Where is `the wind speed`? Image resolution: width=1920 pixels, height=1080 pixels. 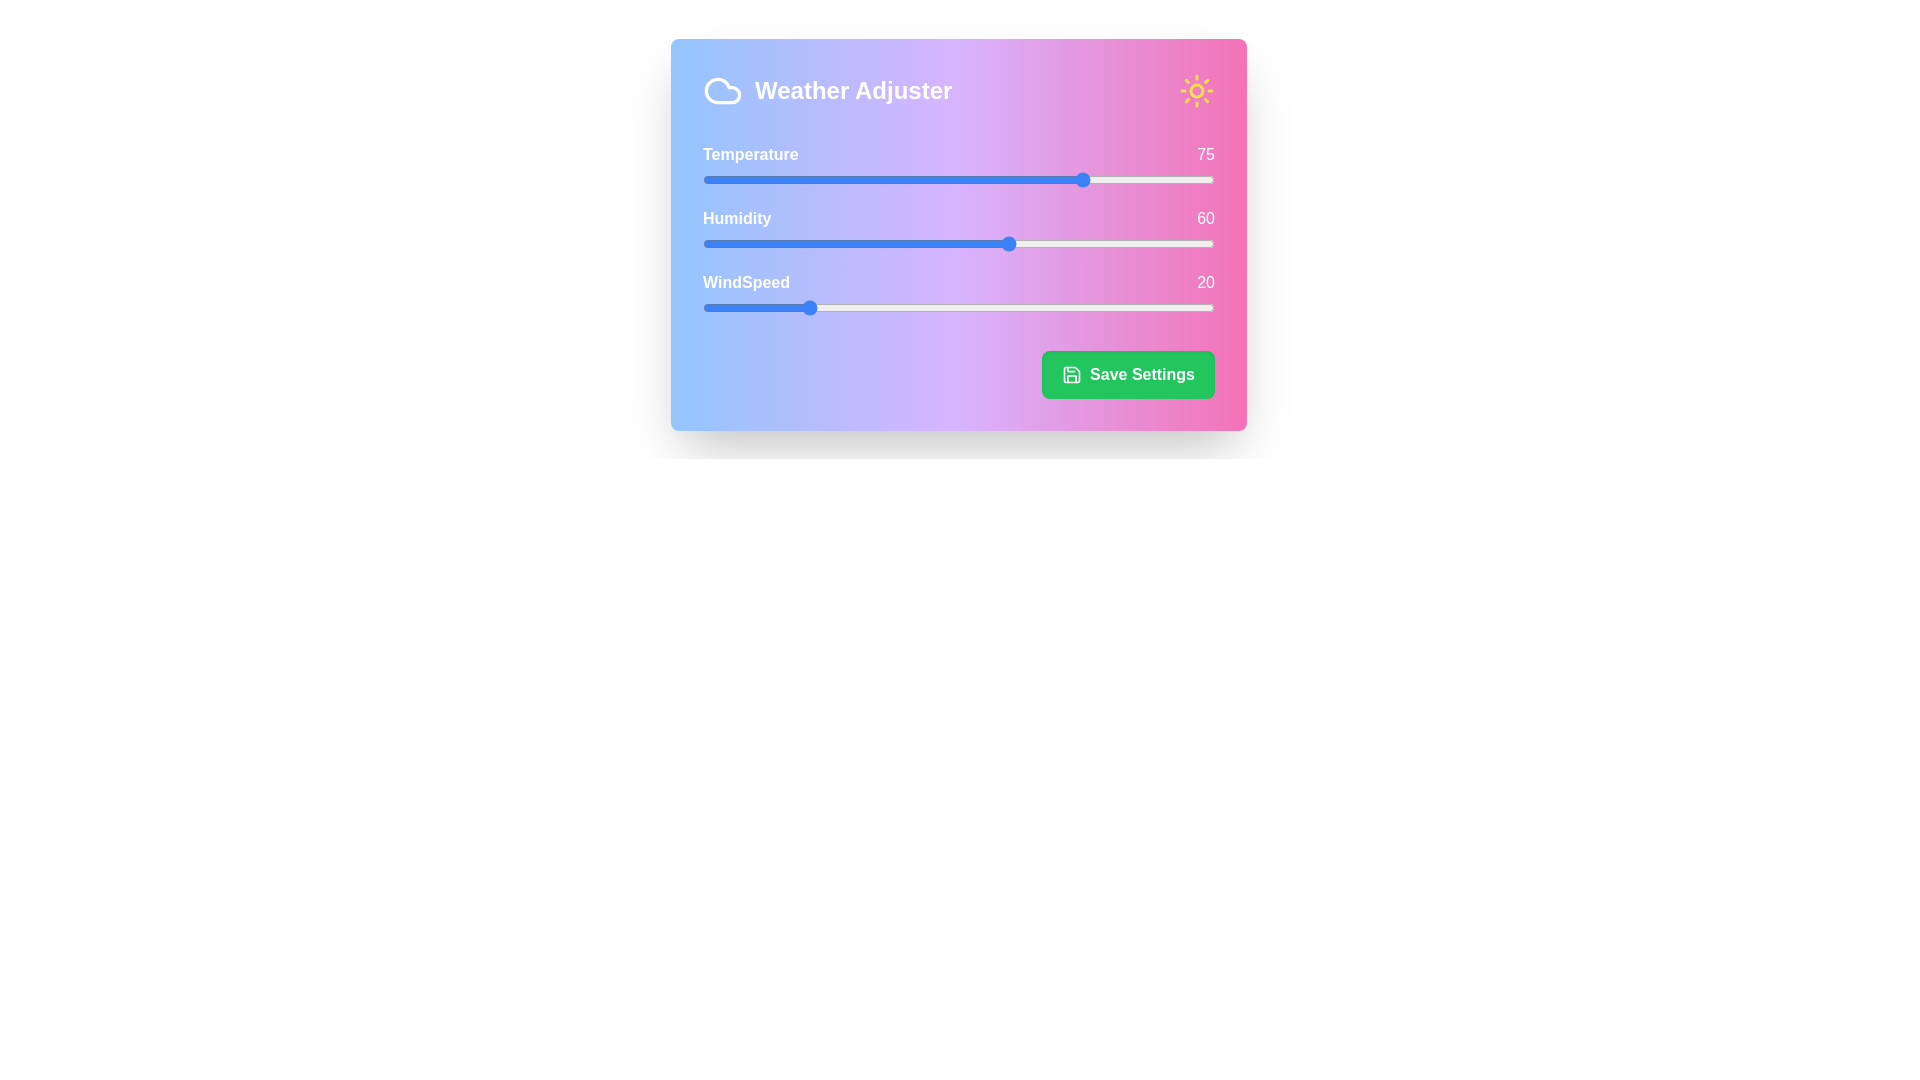 the wind speed is located at coordinates (1085, 308).